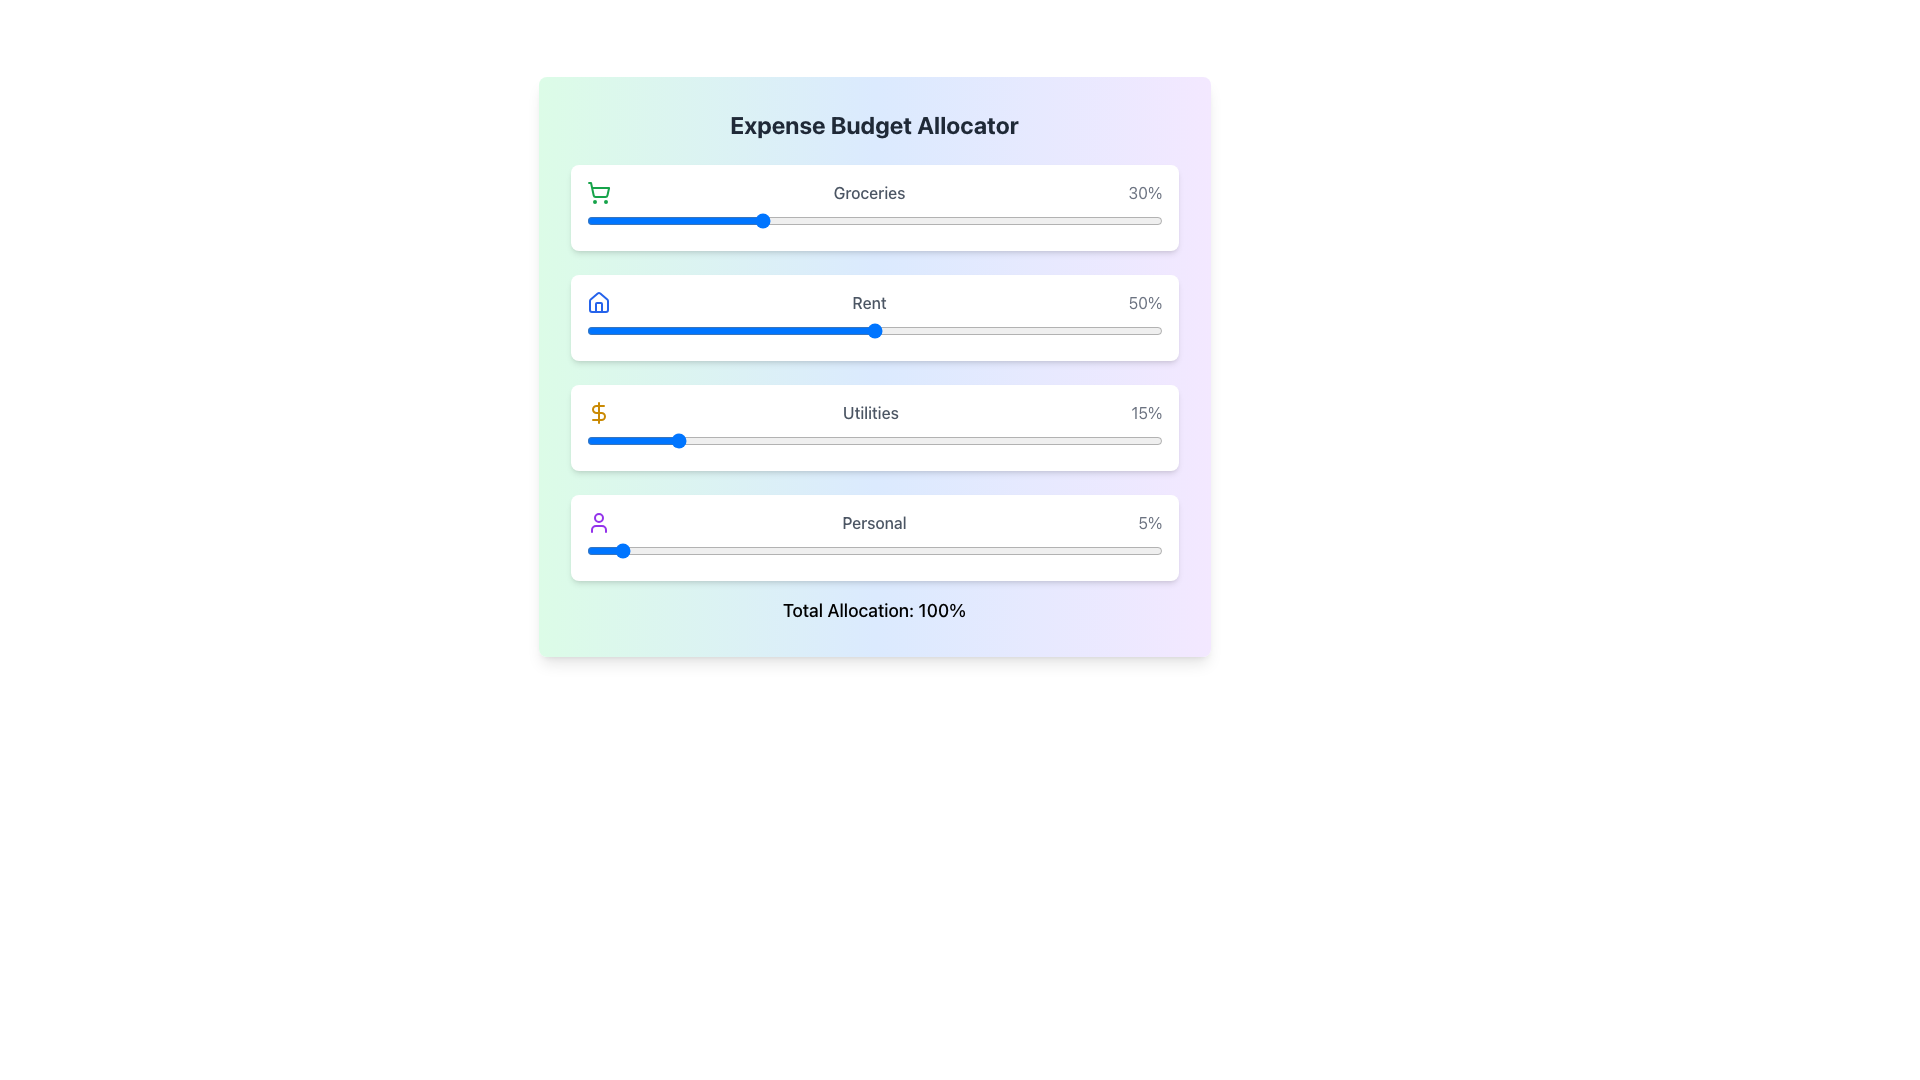 The width and height of the screenshot is (1920, 1080). I want to click on the range slider located in the 'Rent' category section, positioned below the text 'Rent' and the percentage '50%', so click(874, 330).